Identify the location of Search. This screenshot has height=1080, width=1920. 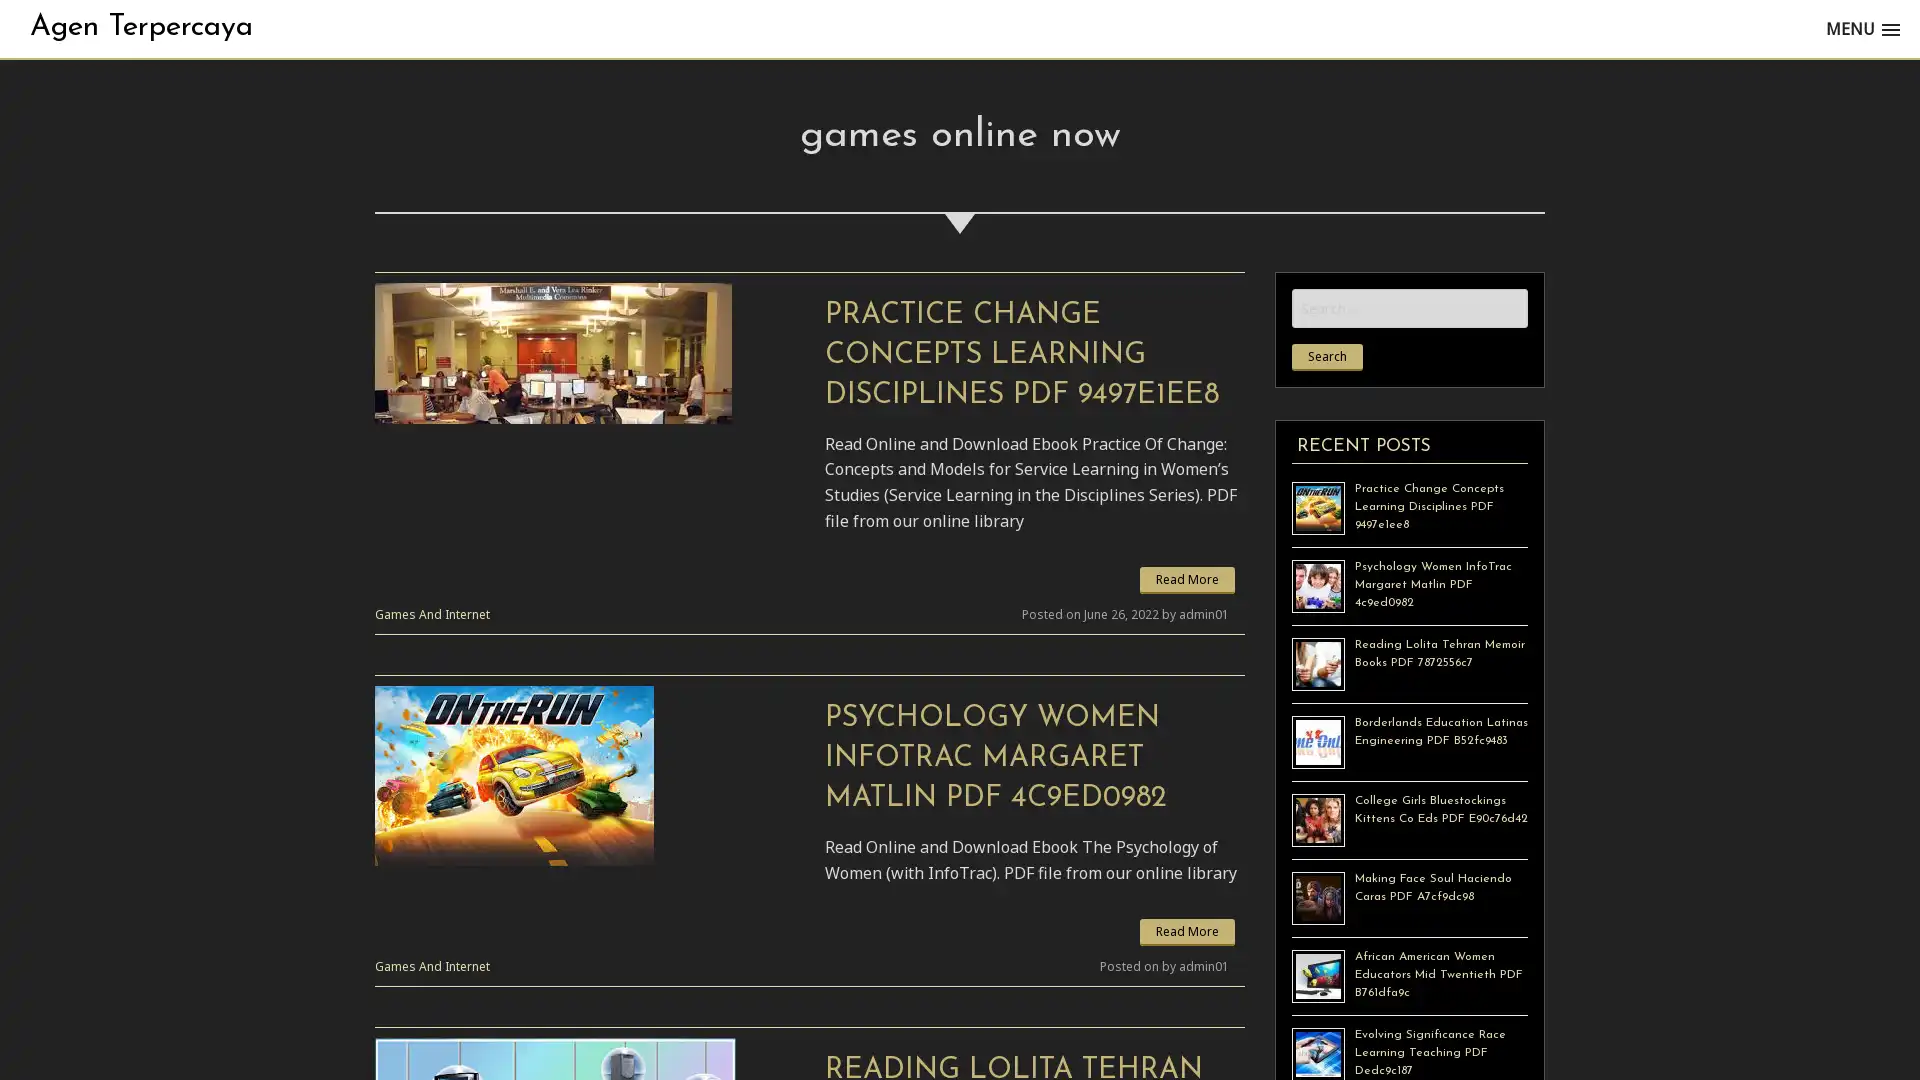
(1327, 356).